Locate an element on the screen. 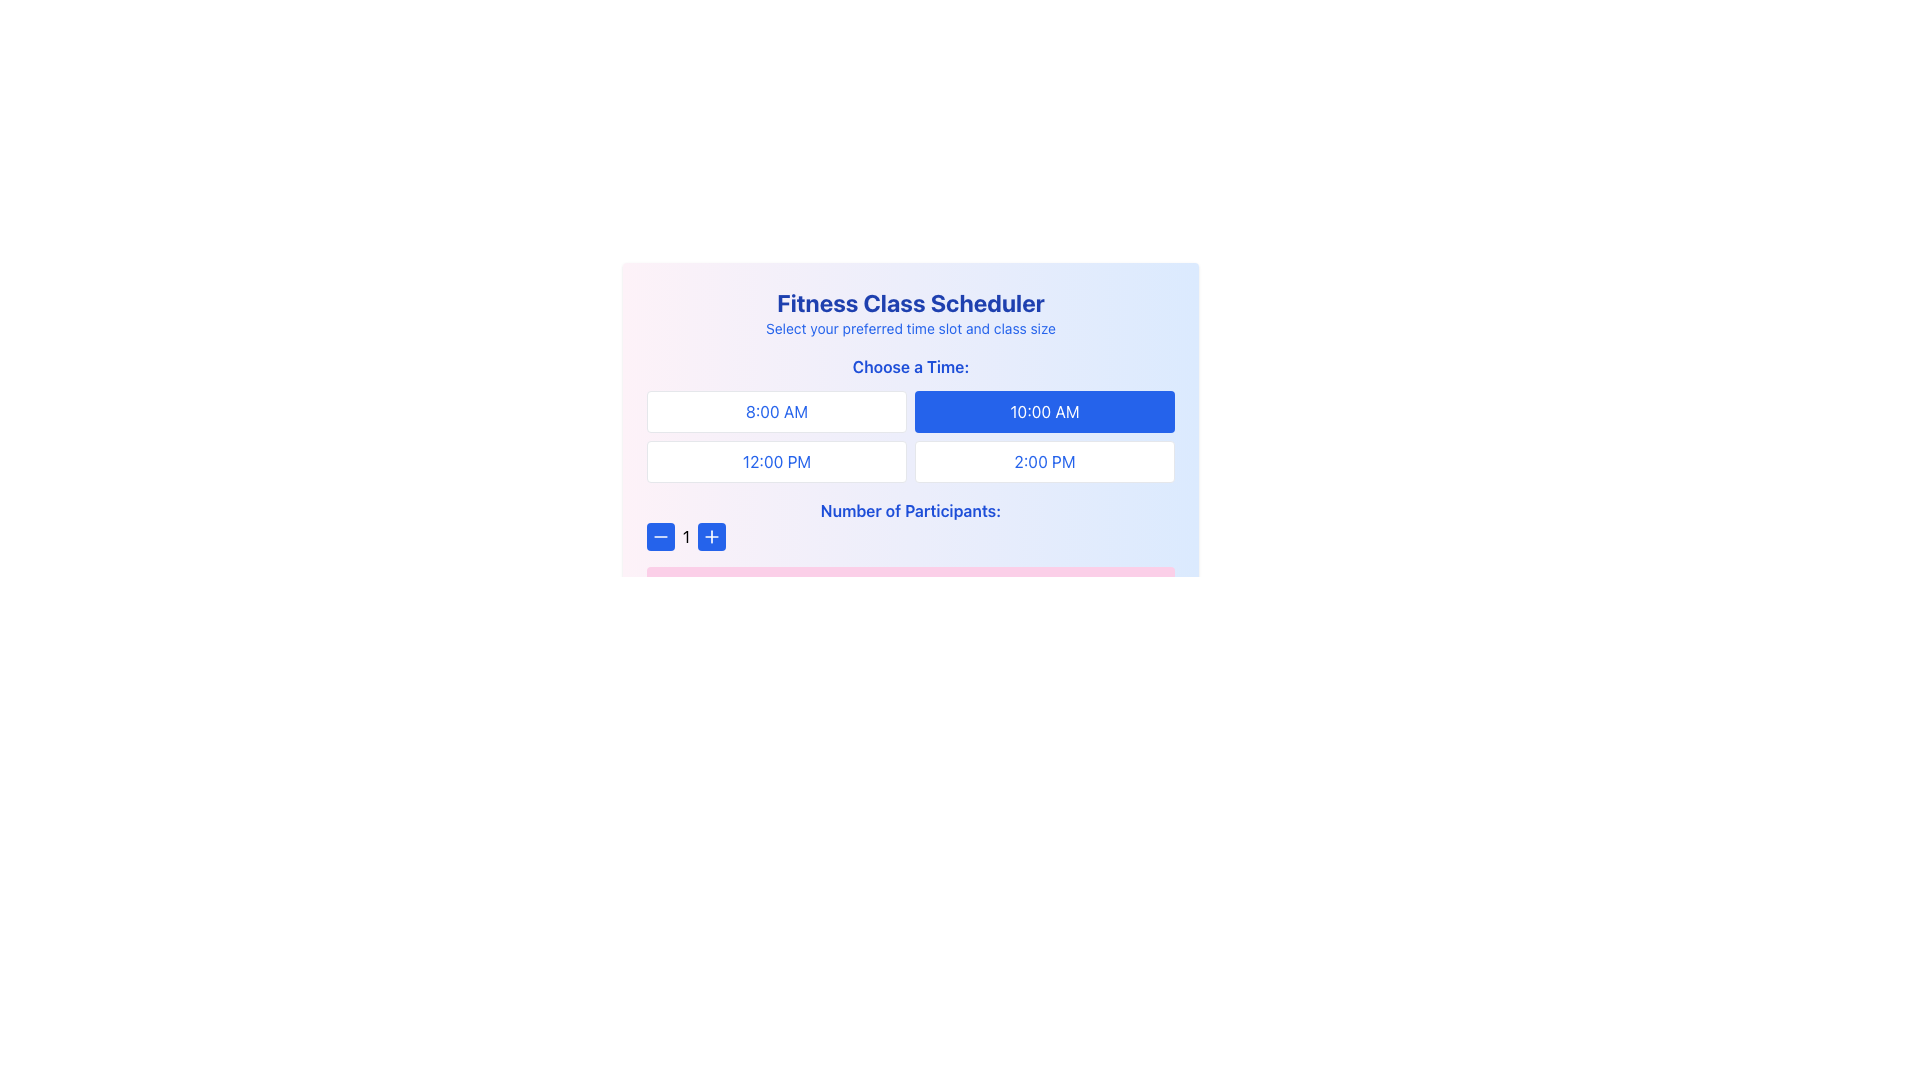 The height and width of the screenshot is (1080, 1920). value displayed in the static text label that shows the current number of participants, positioned between the minus and plus buttons is located at coordinates (686, 535).